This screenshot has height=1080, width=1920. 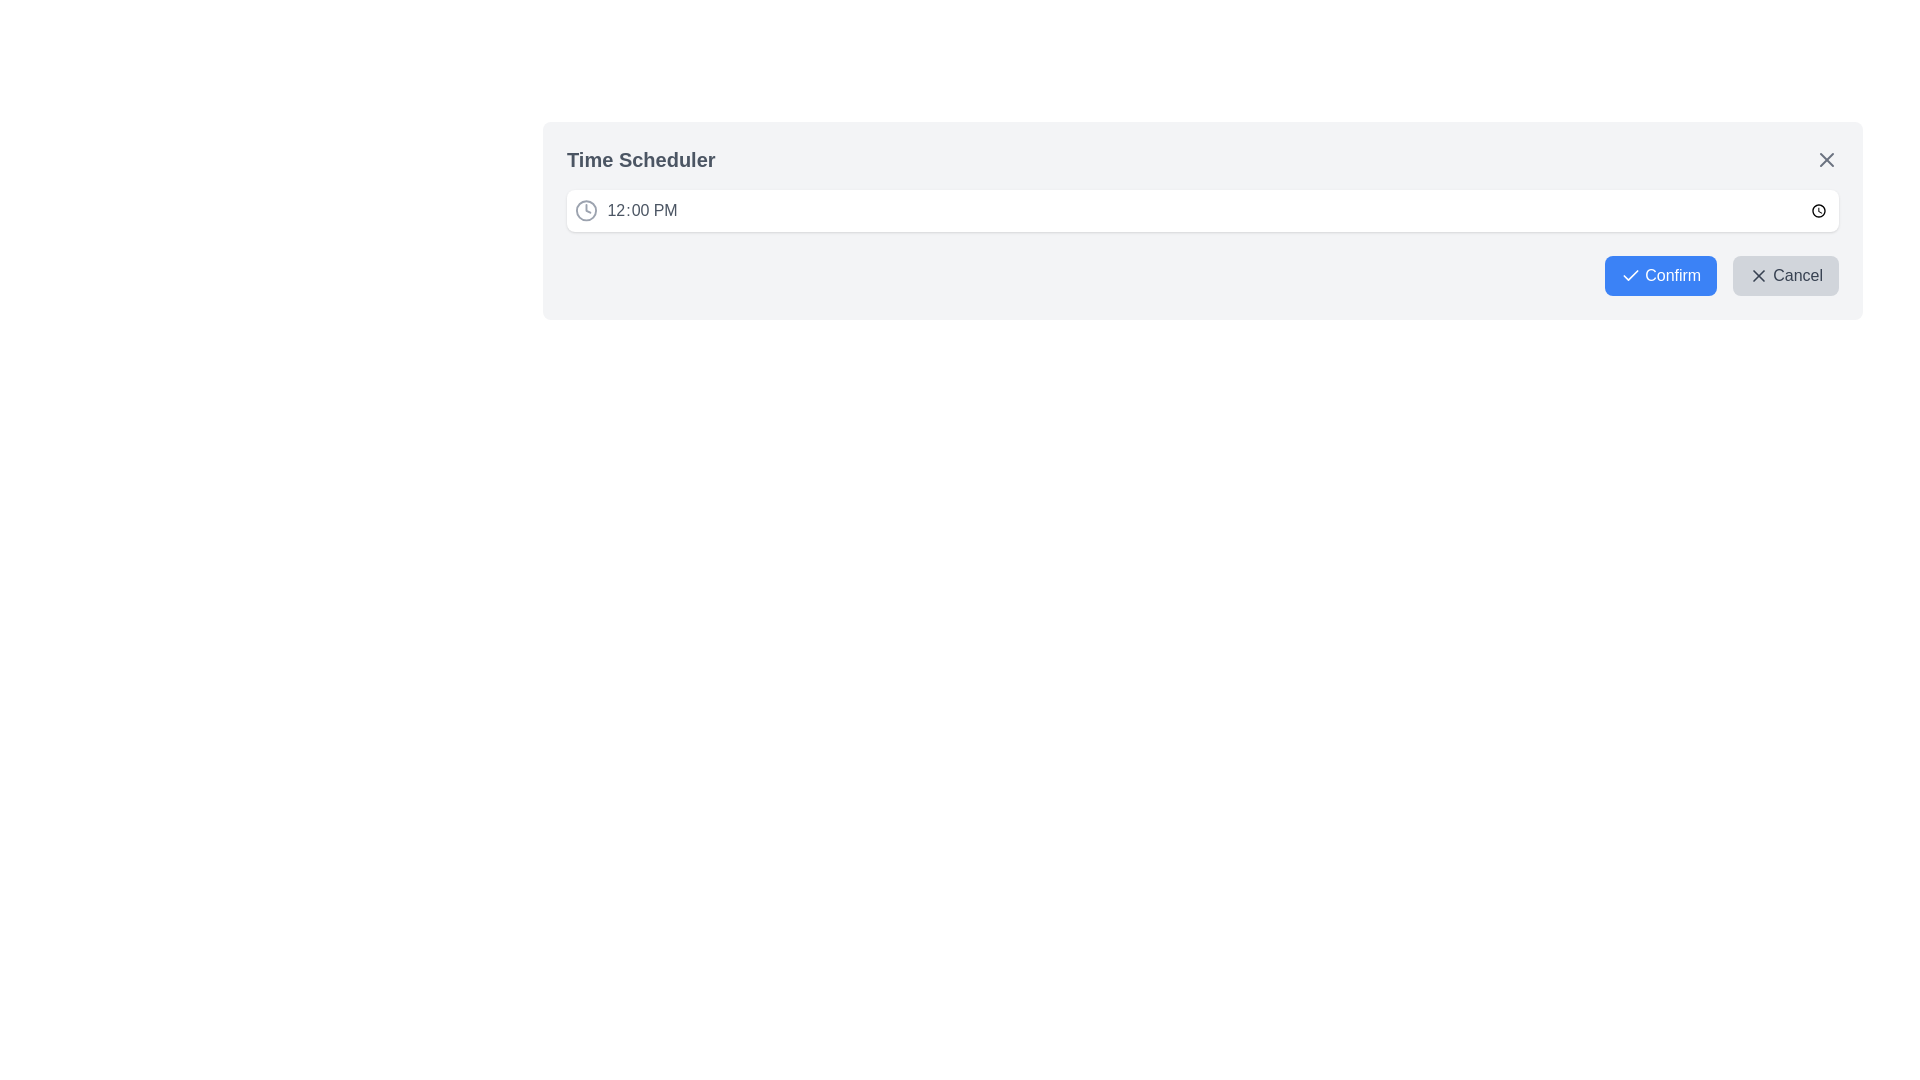 I want to click on the Text label at the top-left corner of the widget, which serves as the title or header for the interface, so click(x=641, y=158).